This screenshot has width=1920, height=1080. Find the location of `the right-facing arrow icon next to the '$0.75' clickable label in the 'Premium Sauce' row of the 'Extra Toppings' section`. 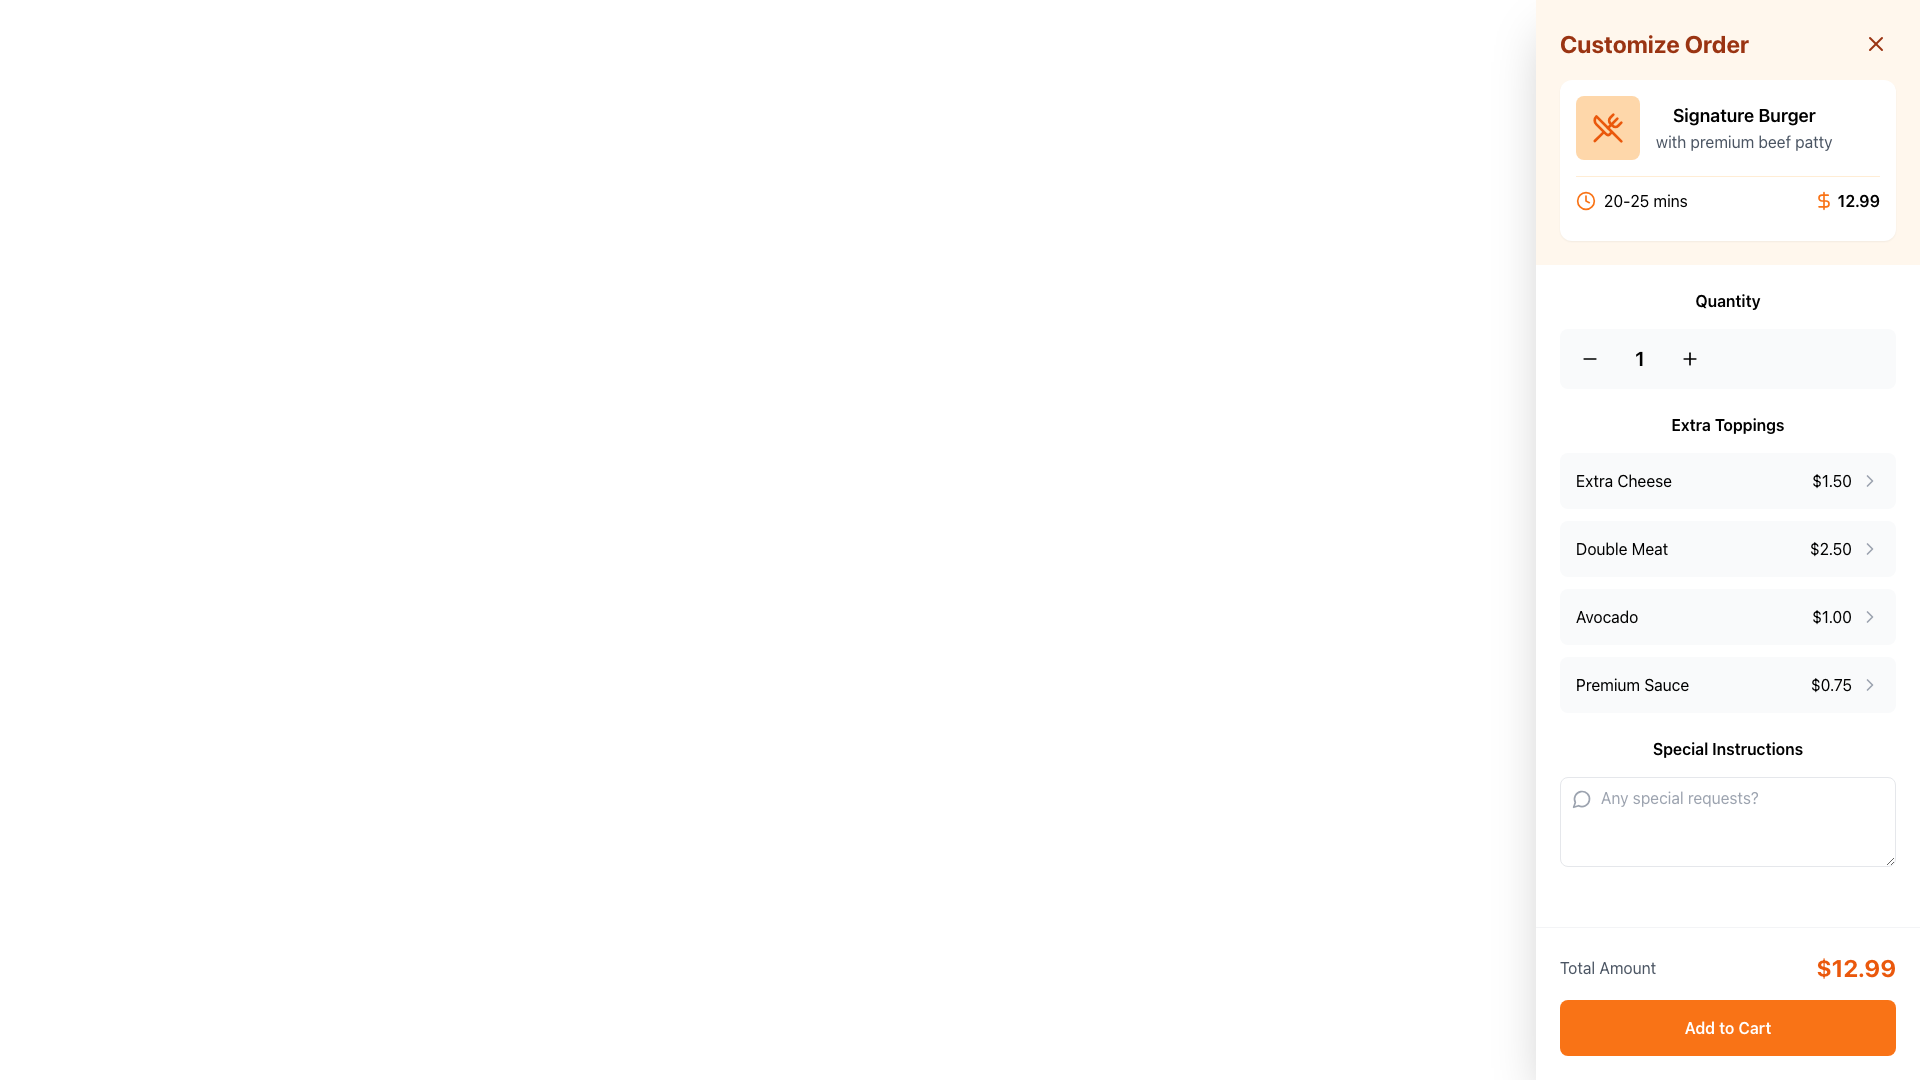

the right-facing arrow icon next to the '$0.75' clickable label in the 'Premium Sauce' row of the 'Extra Toppings' section is located at coordinates (1844, 684).